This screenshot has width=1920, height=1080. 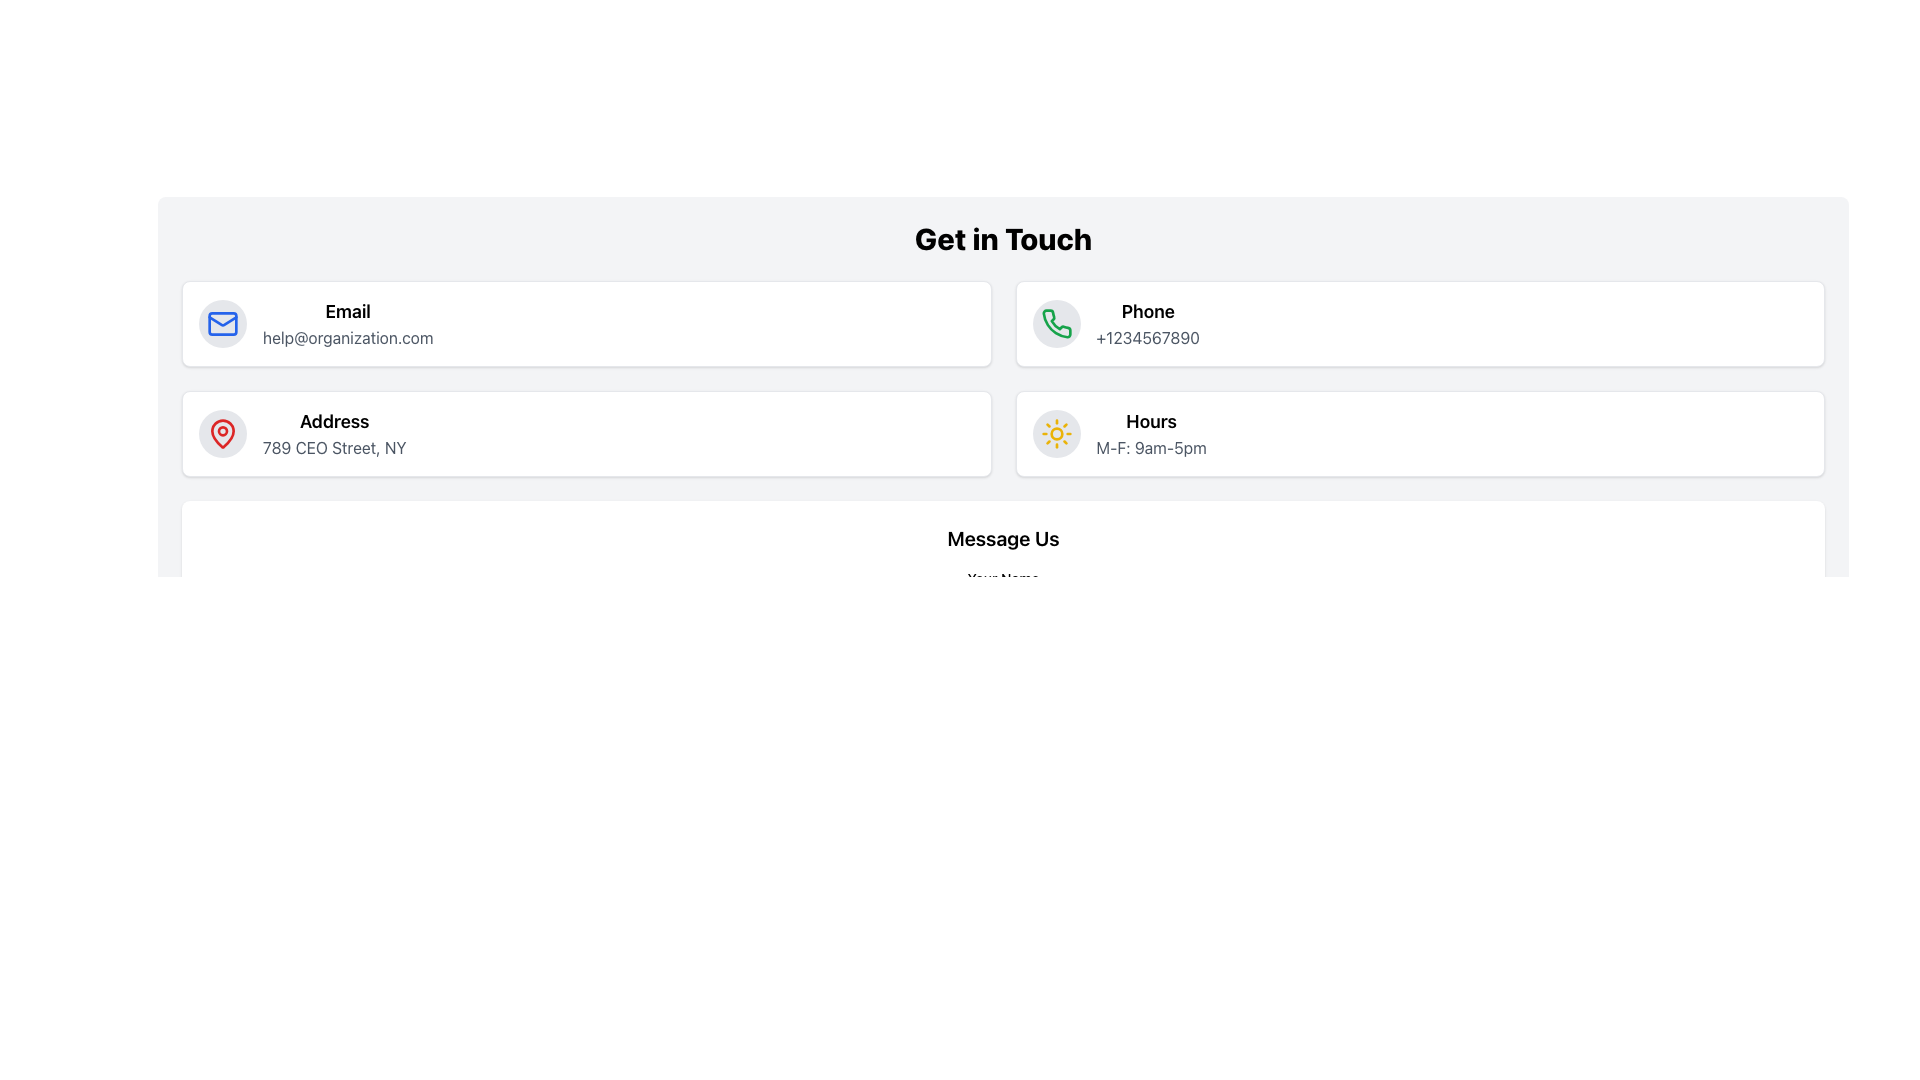 I want to click on the phone contact icon button located in the upper-right card titled 'Phone', positioned to the left of the text '+1234567890', so click(x=1055, y=323).